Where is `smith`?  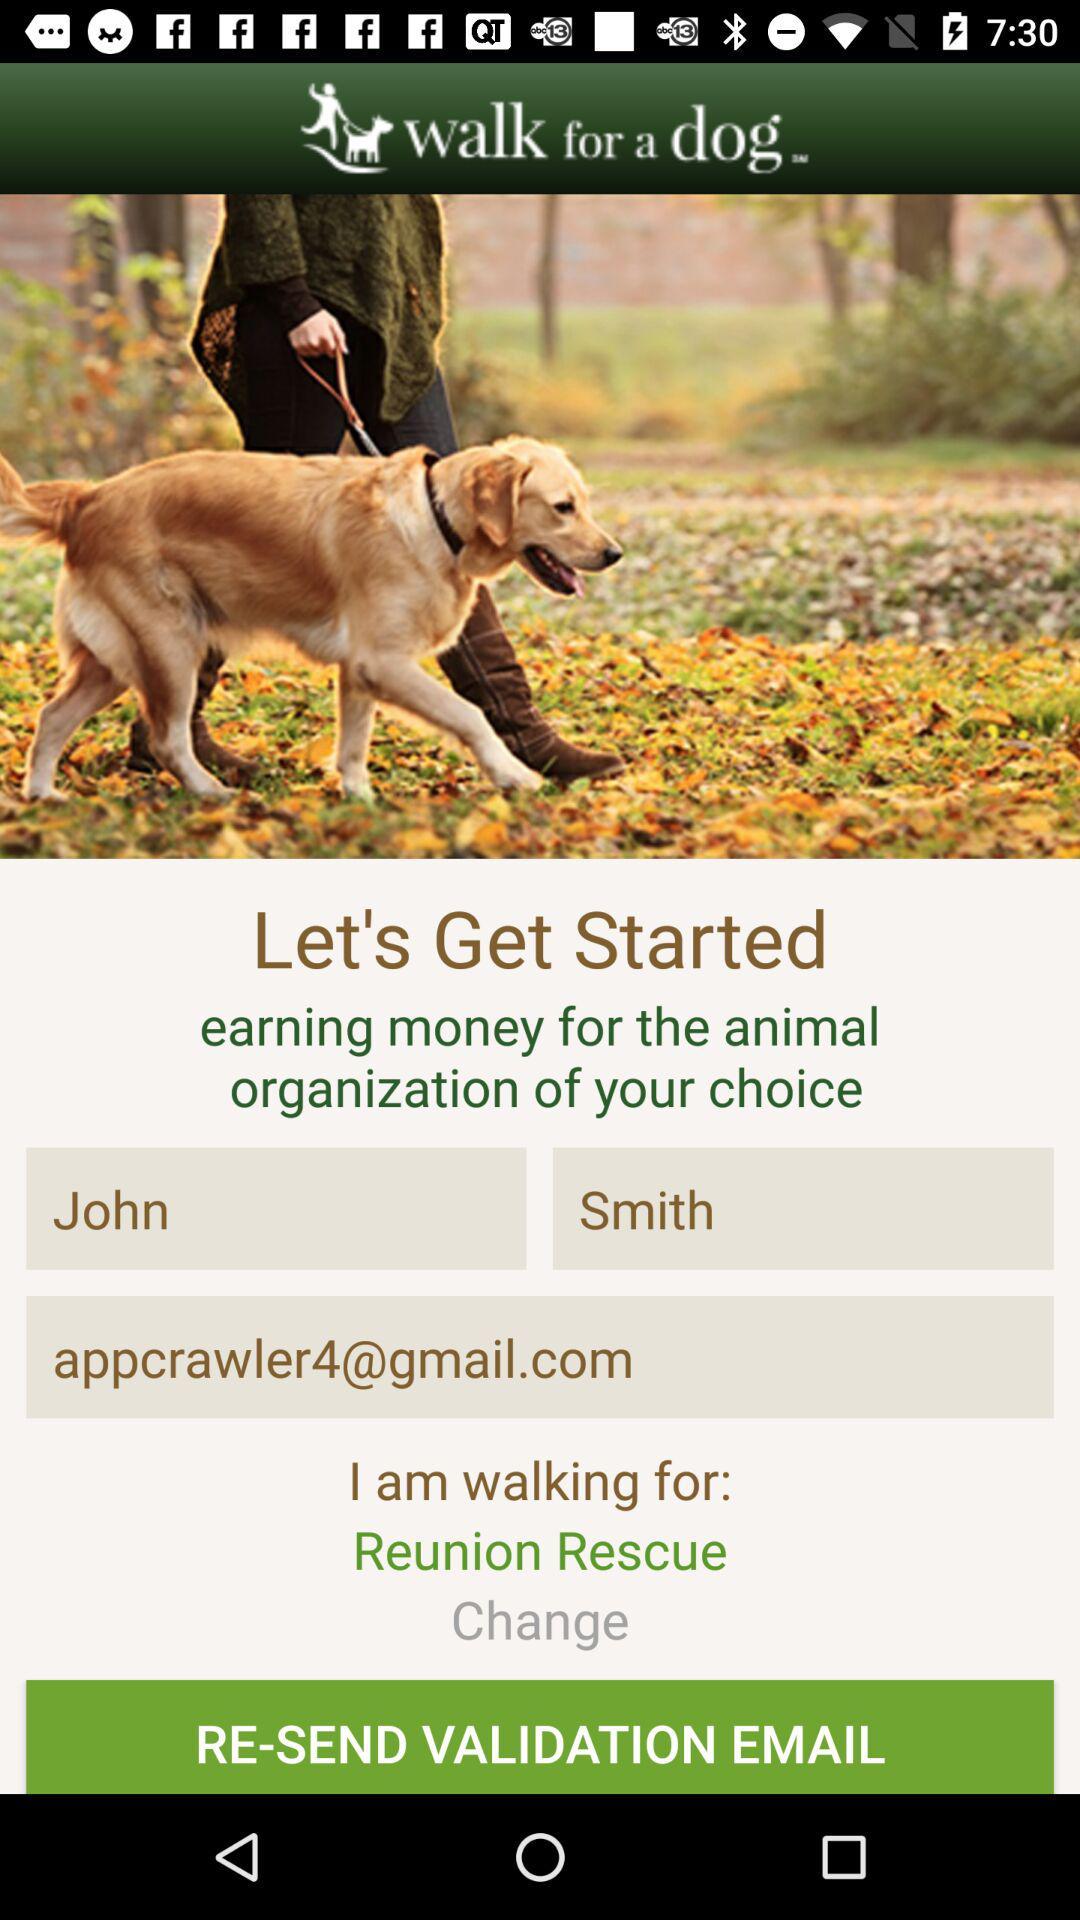 smith is located at coordinates (802, 1208).